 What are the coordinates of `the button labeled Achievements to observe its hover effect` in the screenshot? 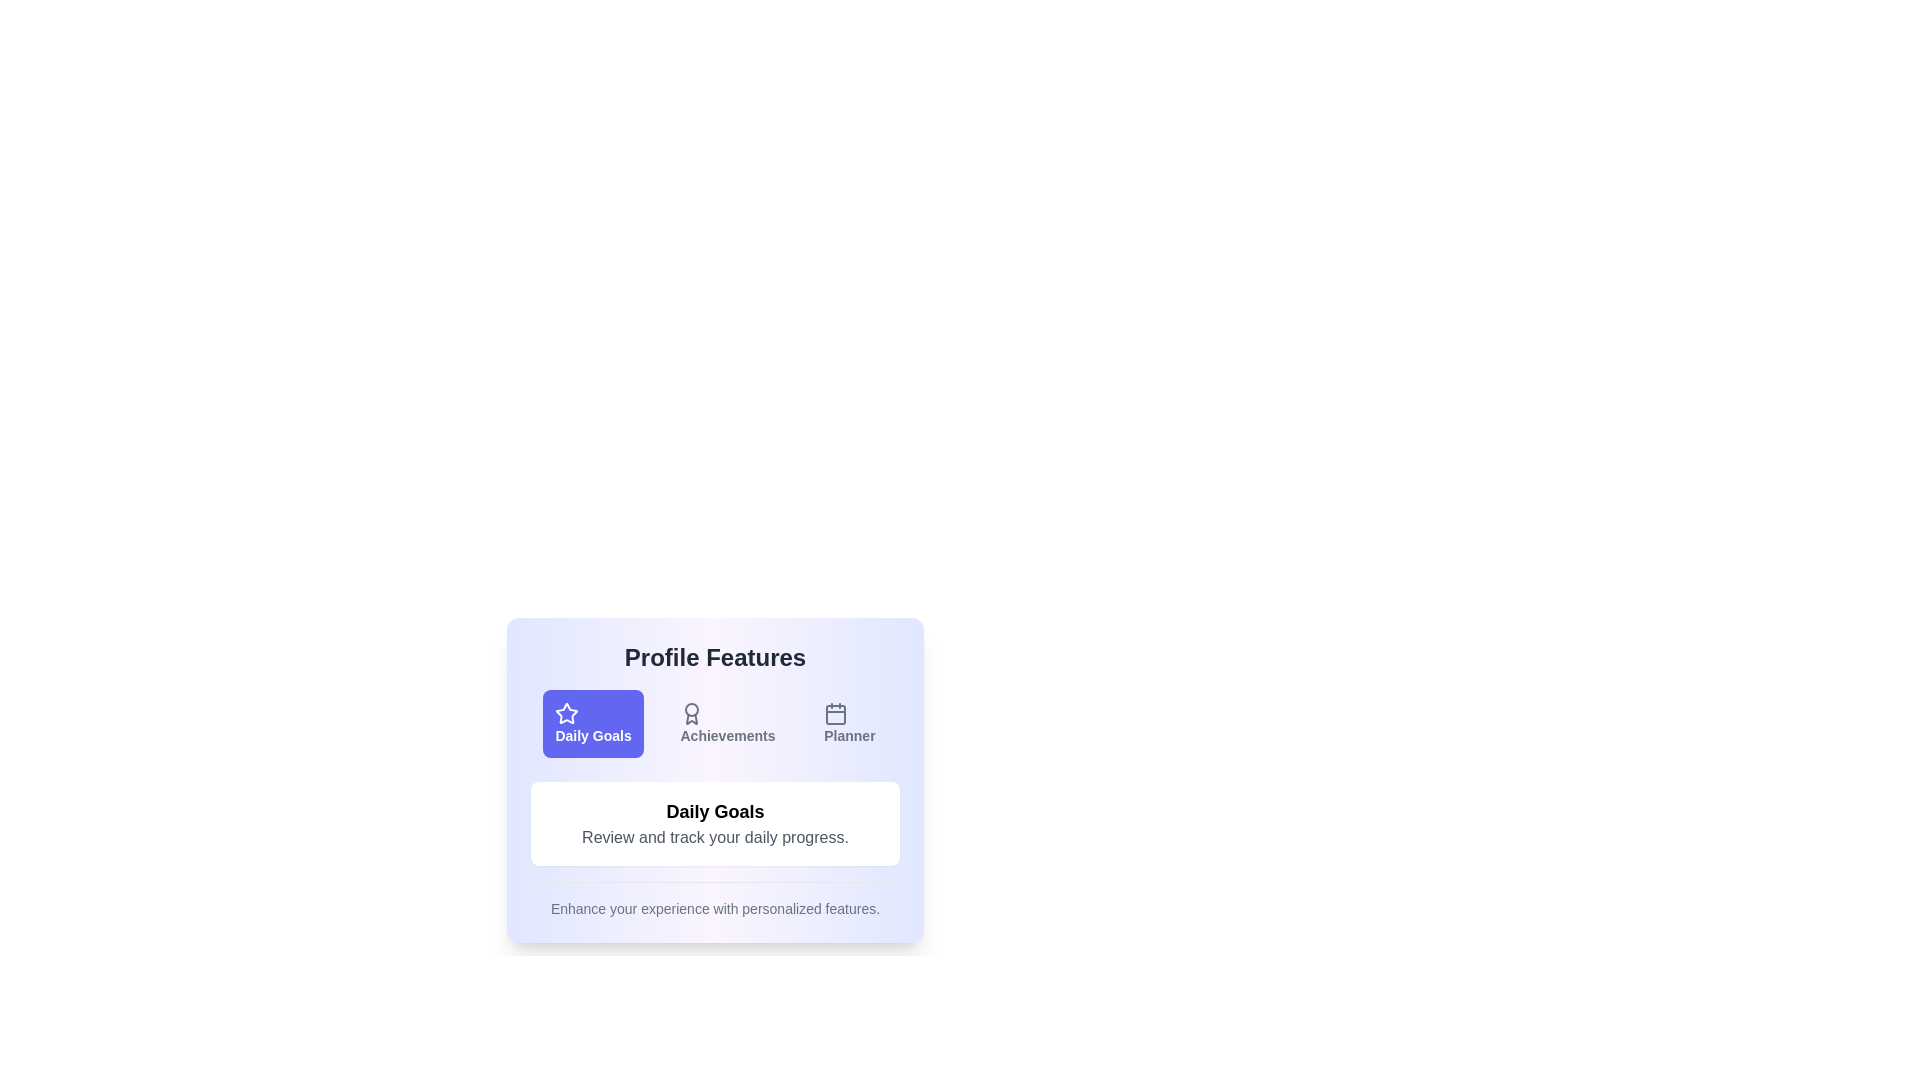 It's located at (726, 724).